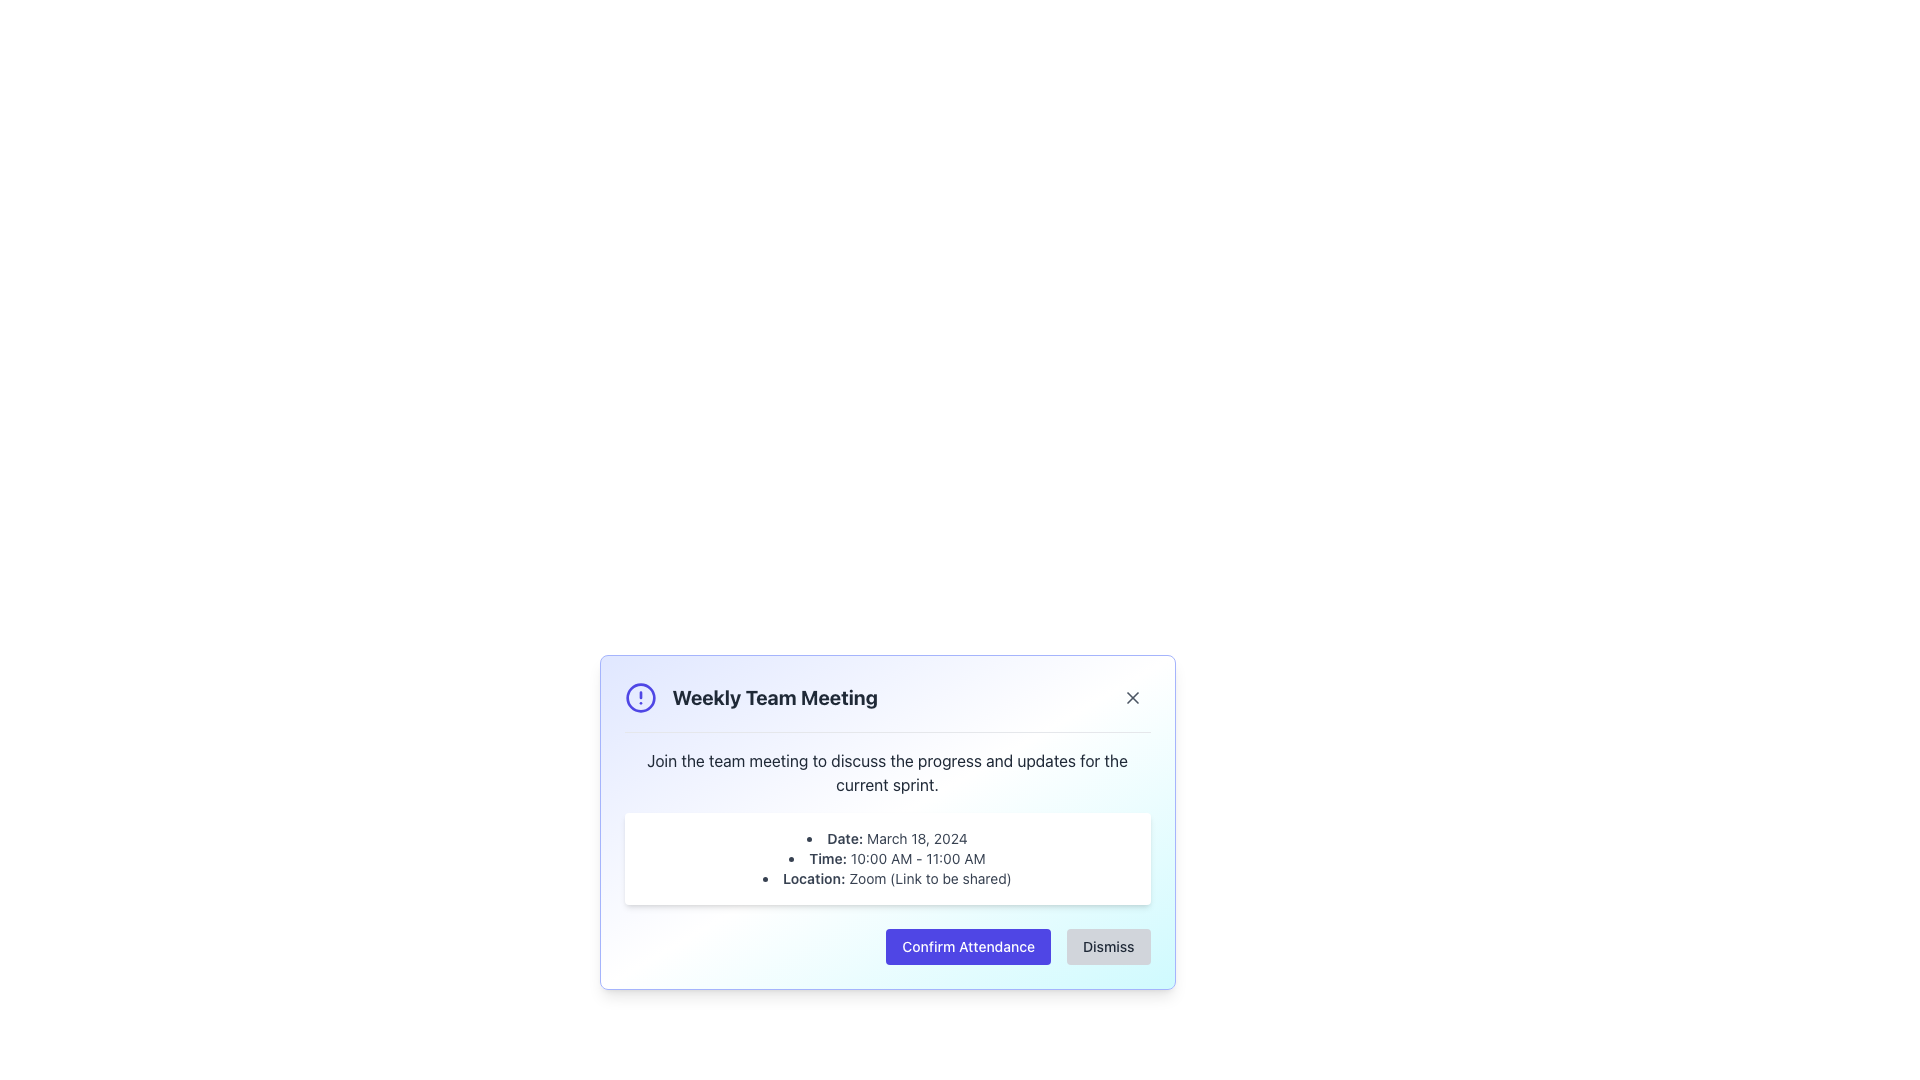  What do you see at coordinates (886, 826) in the screenshot?
I see `the informational text block that contains meeting details, located below the 'Weekly Team Meeting' header and above the 'Confirm Attendance' and 'Dismiss' buttons` at bounding box center [886, 826].